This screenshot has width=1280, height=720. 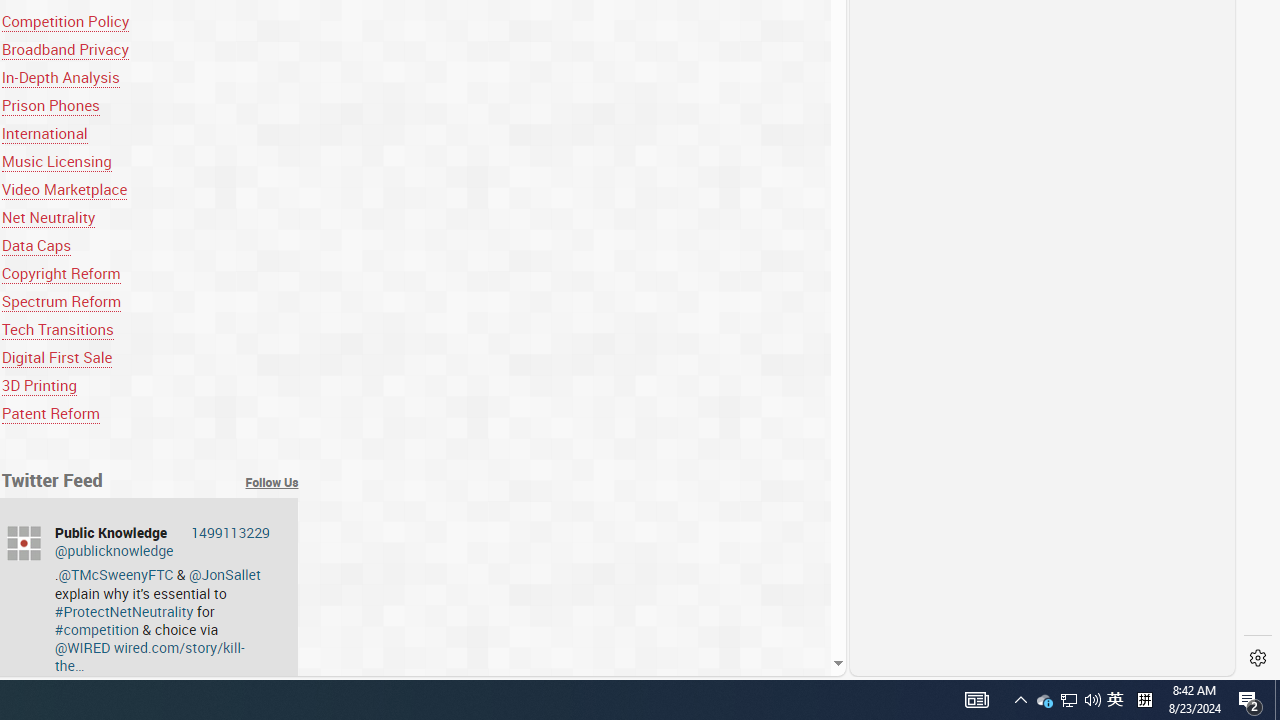 I want to click on 'Music Licensing', so click(x=56, y=160).